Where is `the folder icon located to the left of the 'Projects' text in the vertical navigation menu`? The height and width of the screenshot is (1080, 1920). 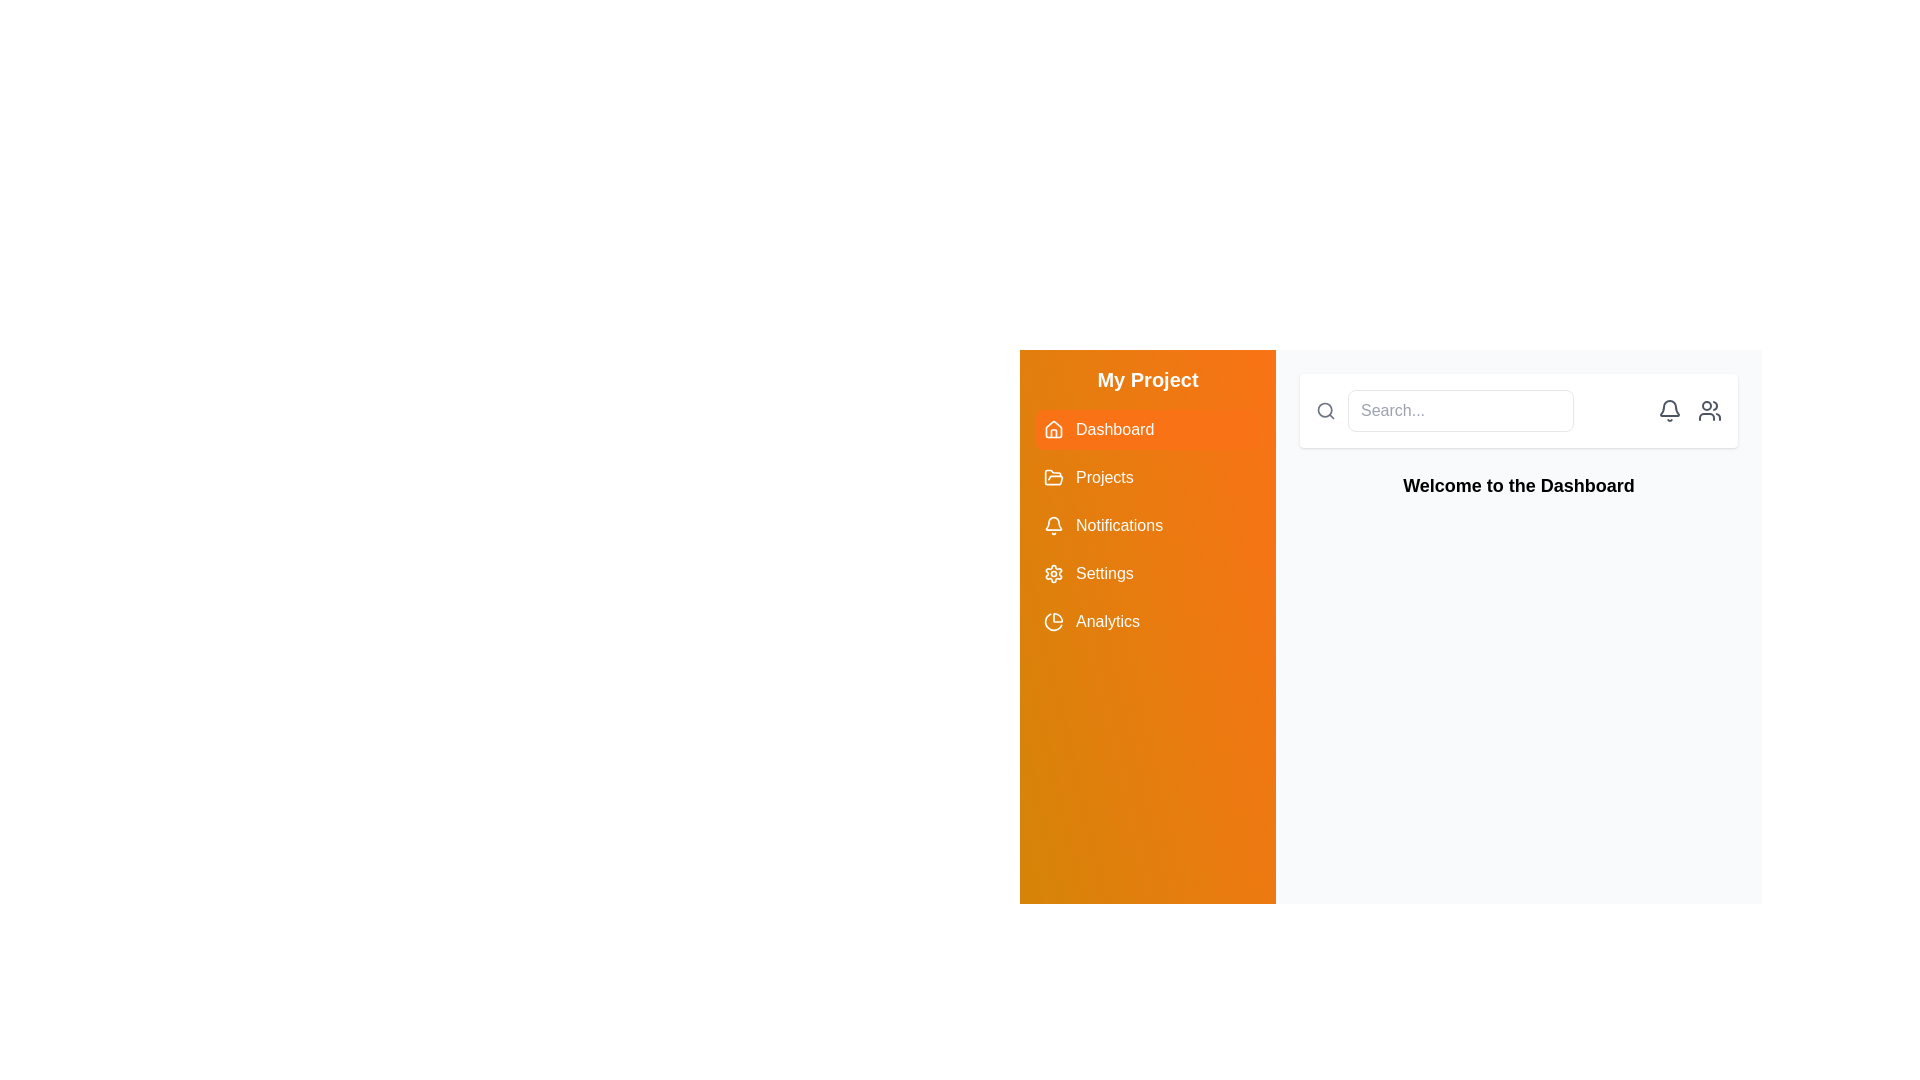 the folder icon located to the left of the 'Projects' text in the vertical navigation menu is located at coordinates (1053, 478).